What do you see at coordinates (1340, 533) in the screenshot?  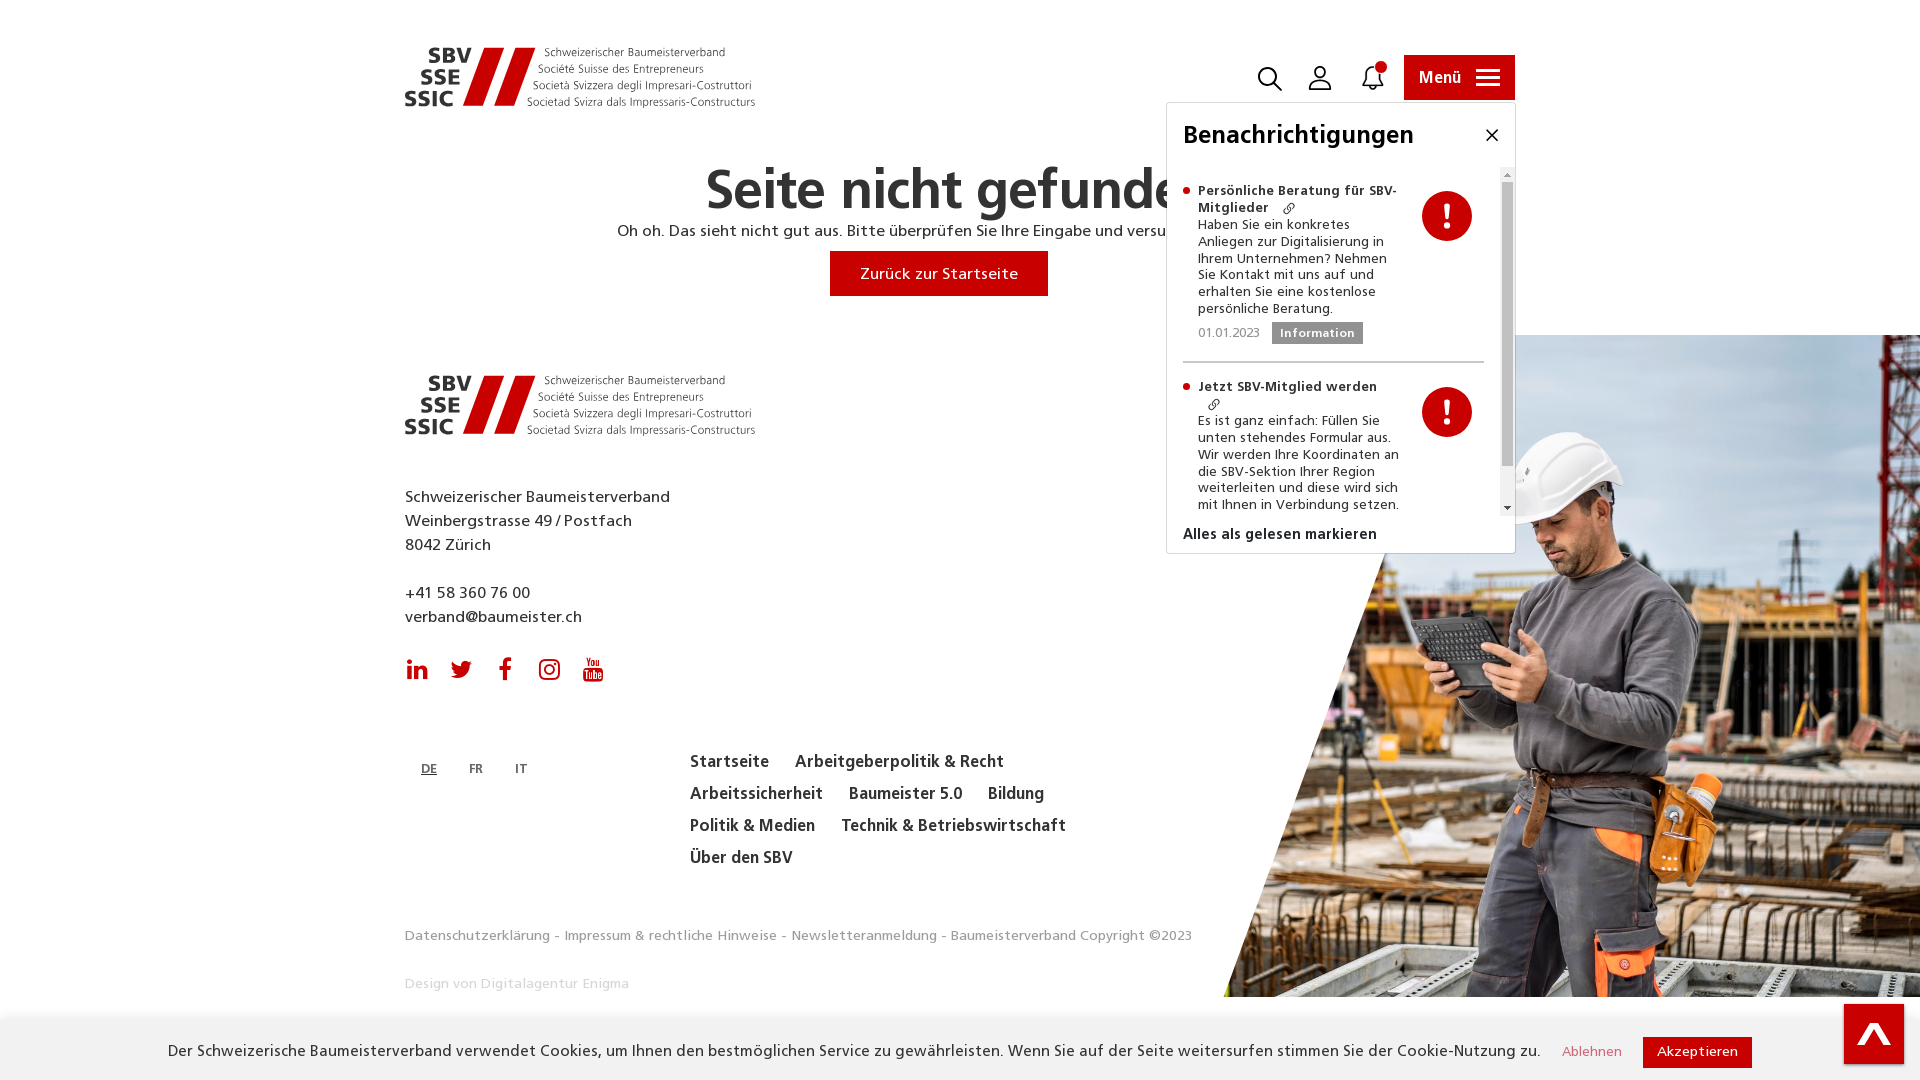 I see `'Alles als gelesen markieren'` at bounding box center [1340, 533].